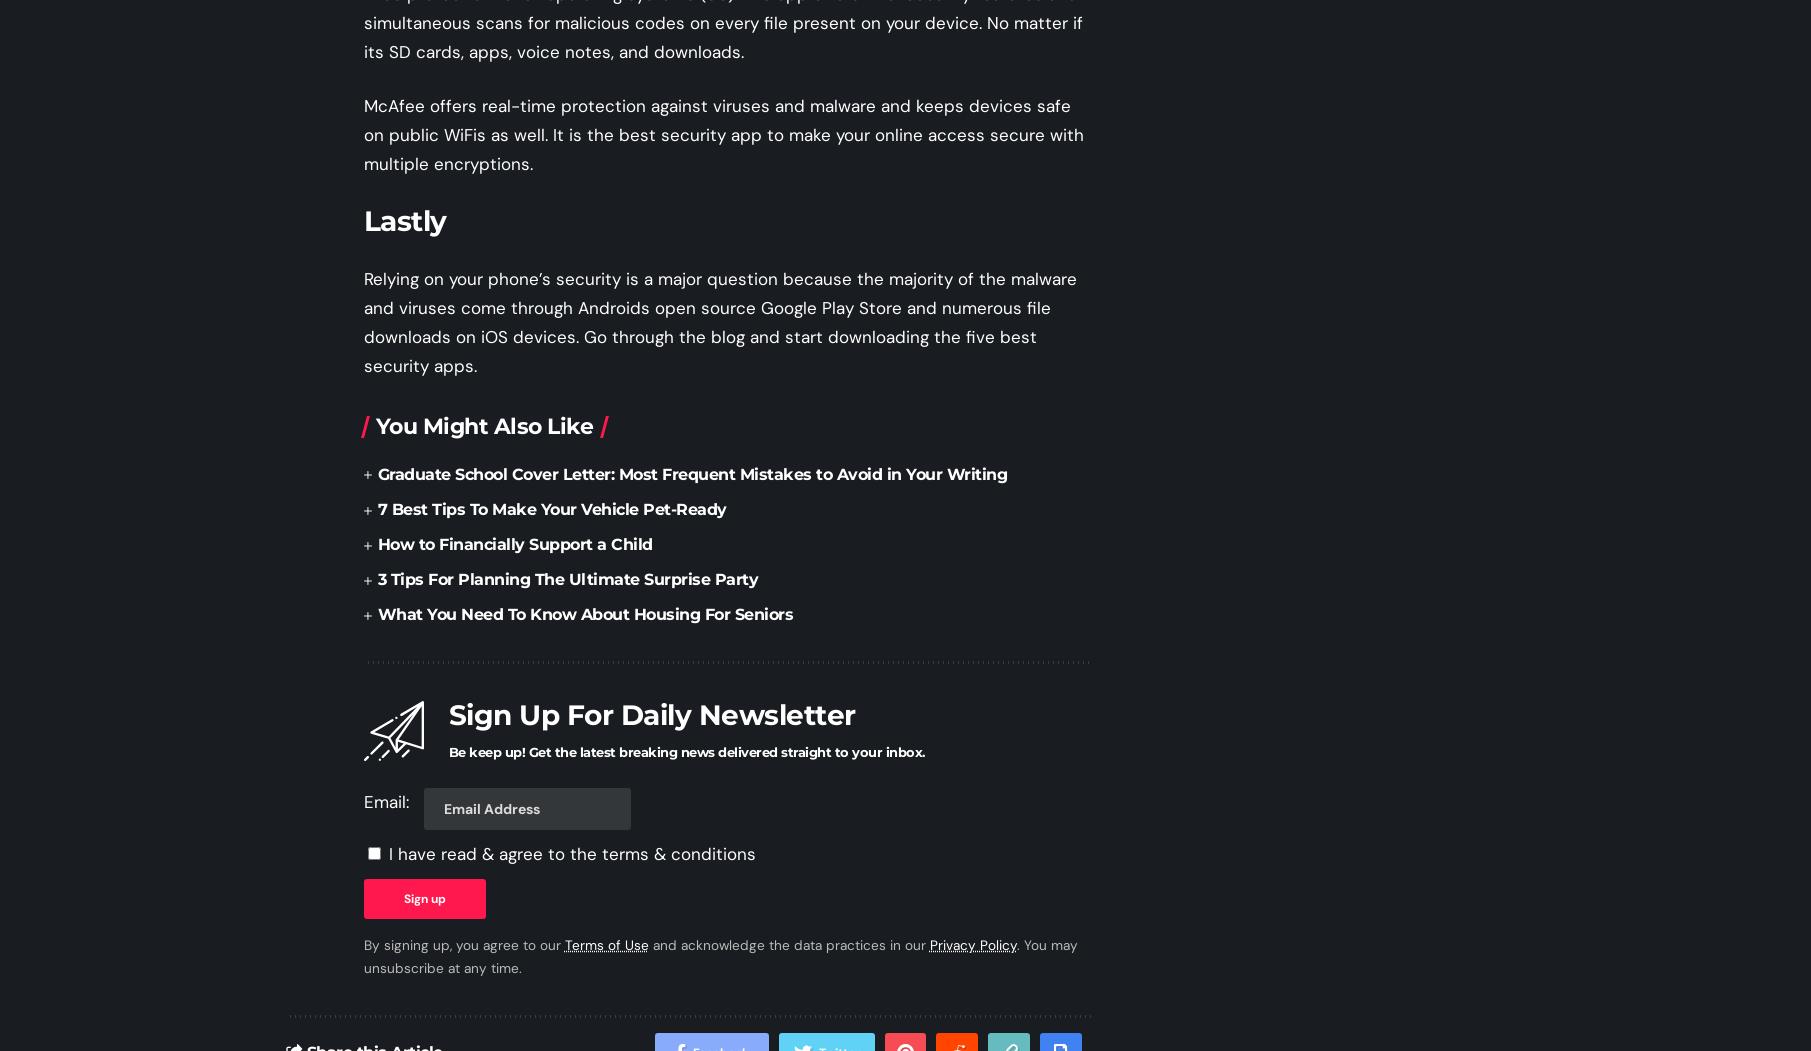 The height and width of the screenshot is (1051, 1811). Describe the element at coordinates (570, 851) in the screenshot. I see `'I have read & agree to the terms & conditions'` at that location.